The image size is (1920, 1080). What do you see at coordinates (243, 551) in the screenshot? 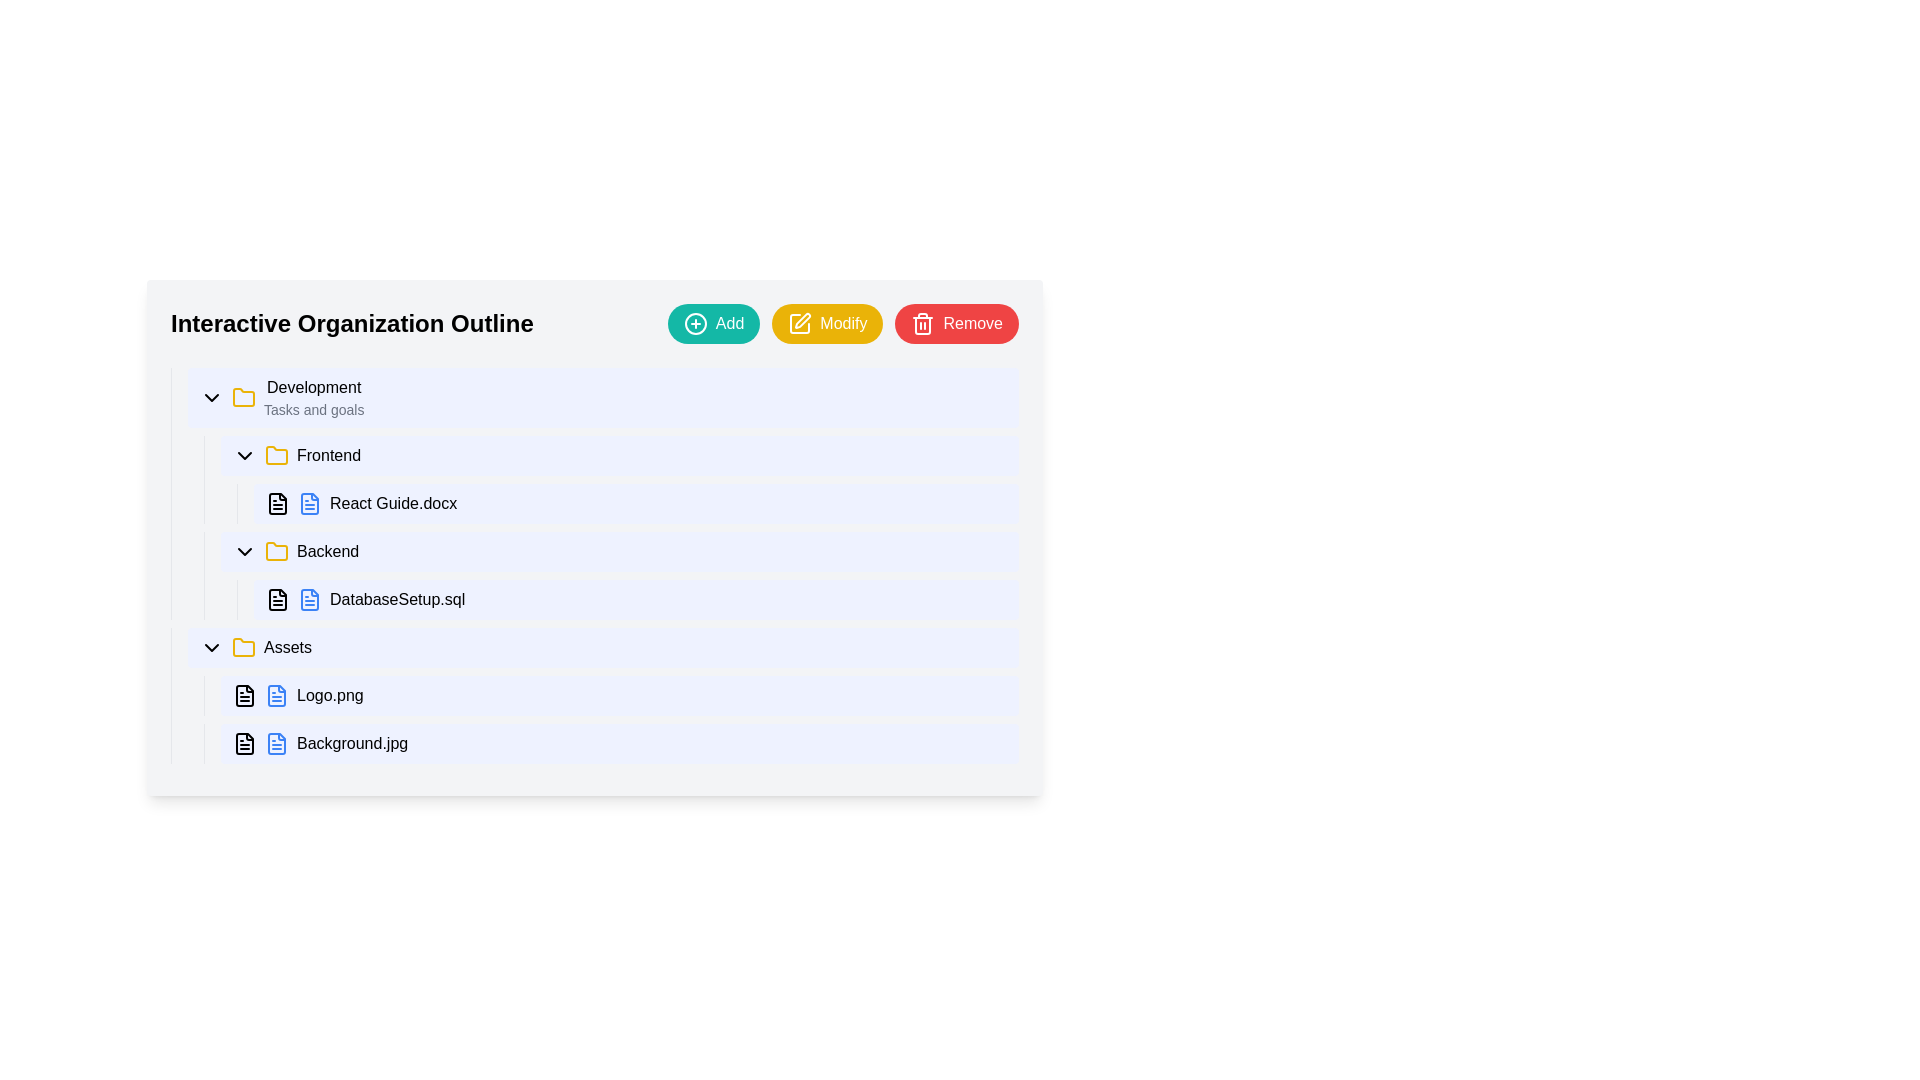
I see `the chevron icon indicating the collapsibility of the 'Backend' section` at bounding box center [243, 551].